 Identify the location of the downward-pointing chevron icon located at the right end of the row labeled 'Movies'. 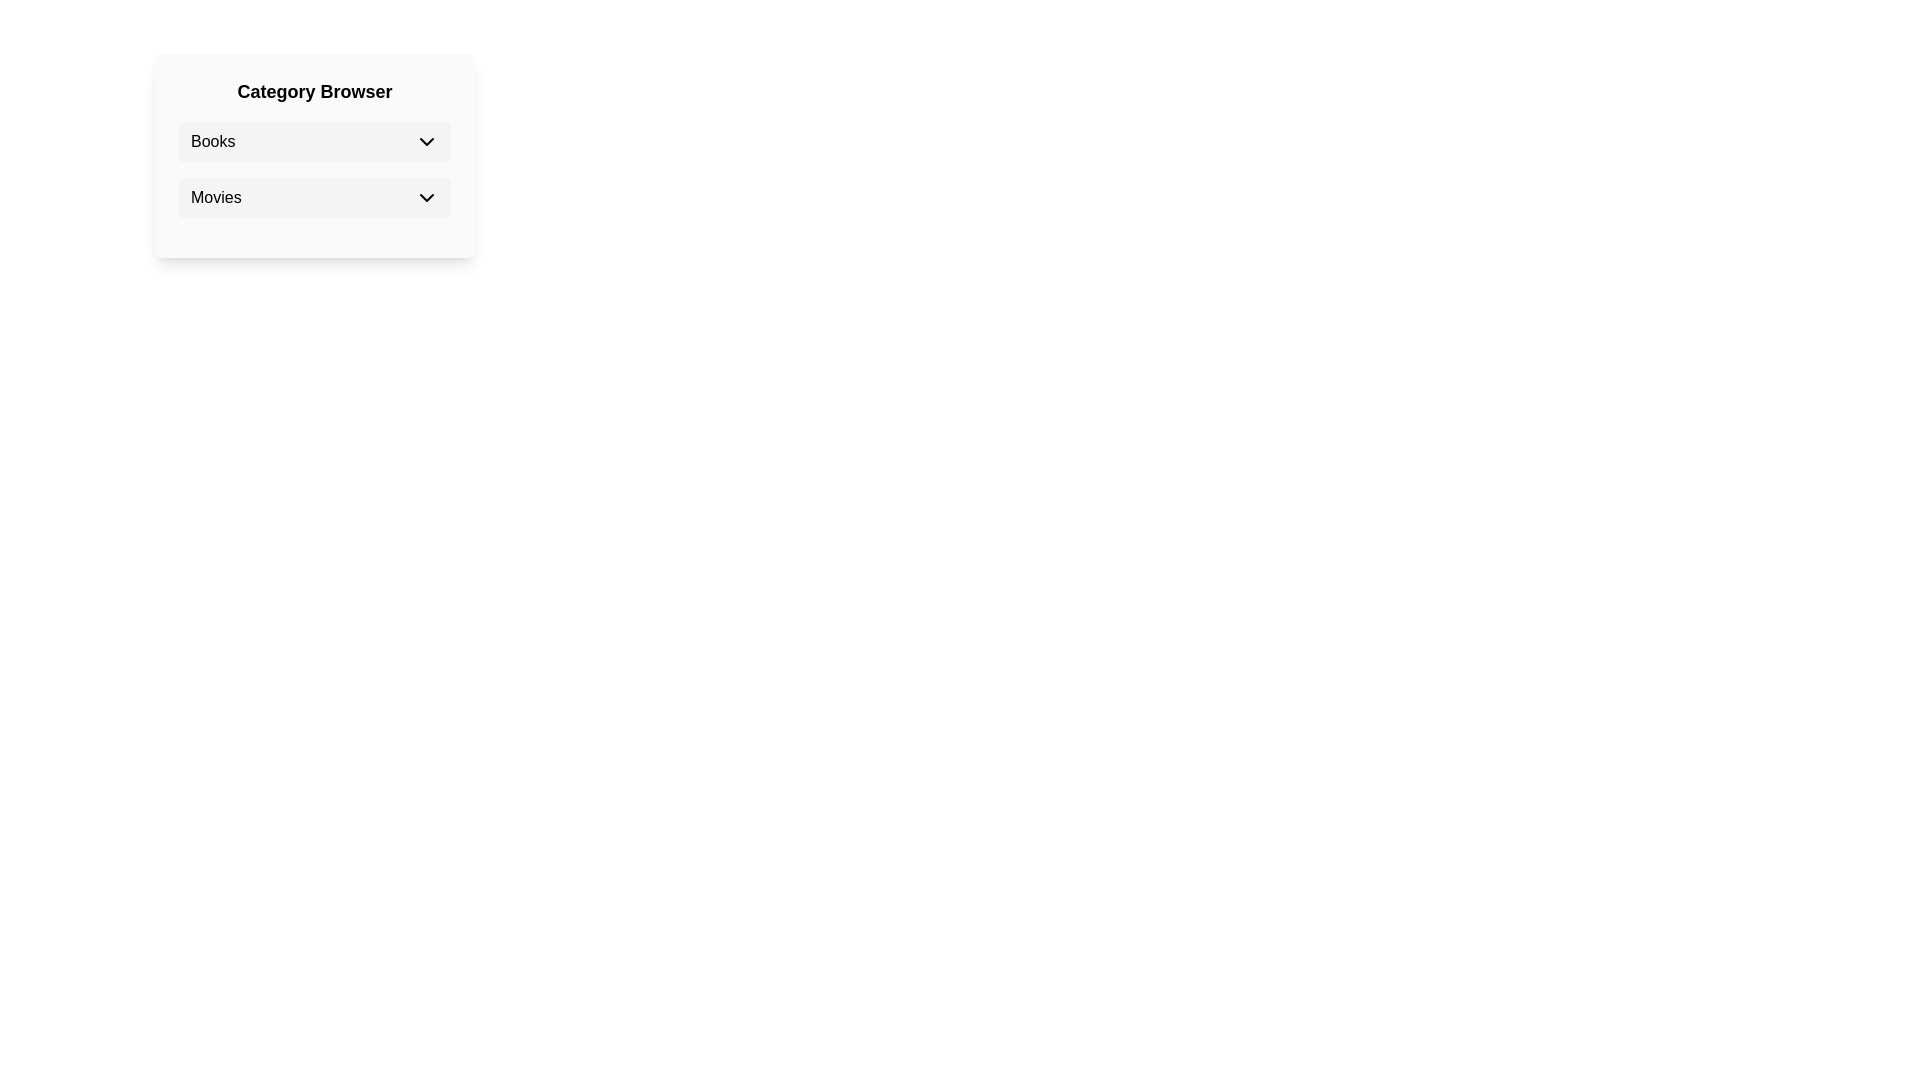
(426, 197).